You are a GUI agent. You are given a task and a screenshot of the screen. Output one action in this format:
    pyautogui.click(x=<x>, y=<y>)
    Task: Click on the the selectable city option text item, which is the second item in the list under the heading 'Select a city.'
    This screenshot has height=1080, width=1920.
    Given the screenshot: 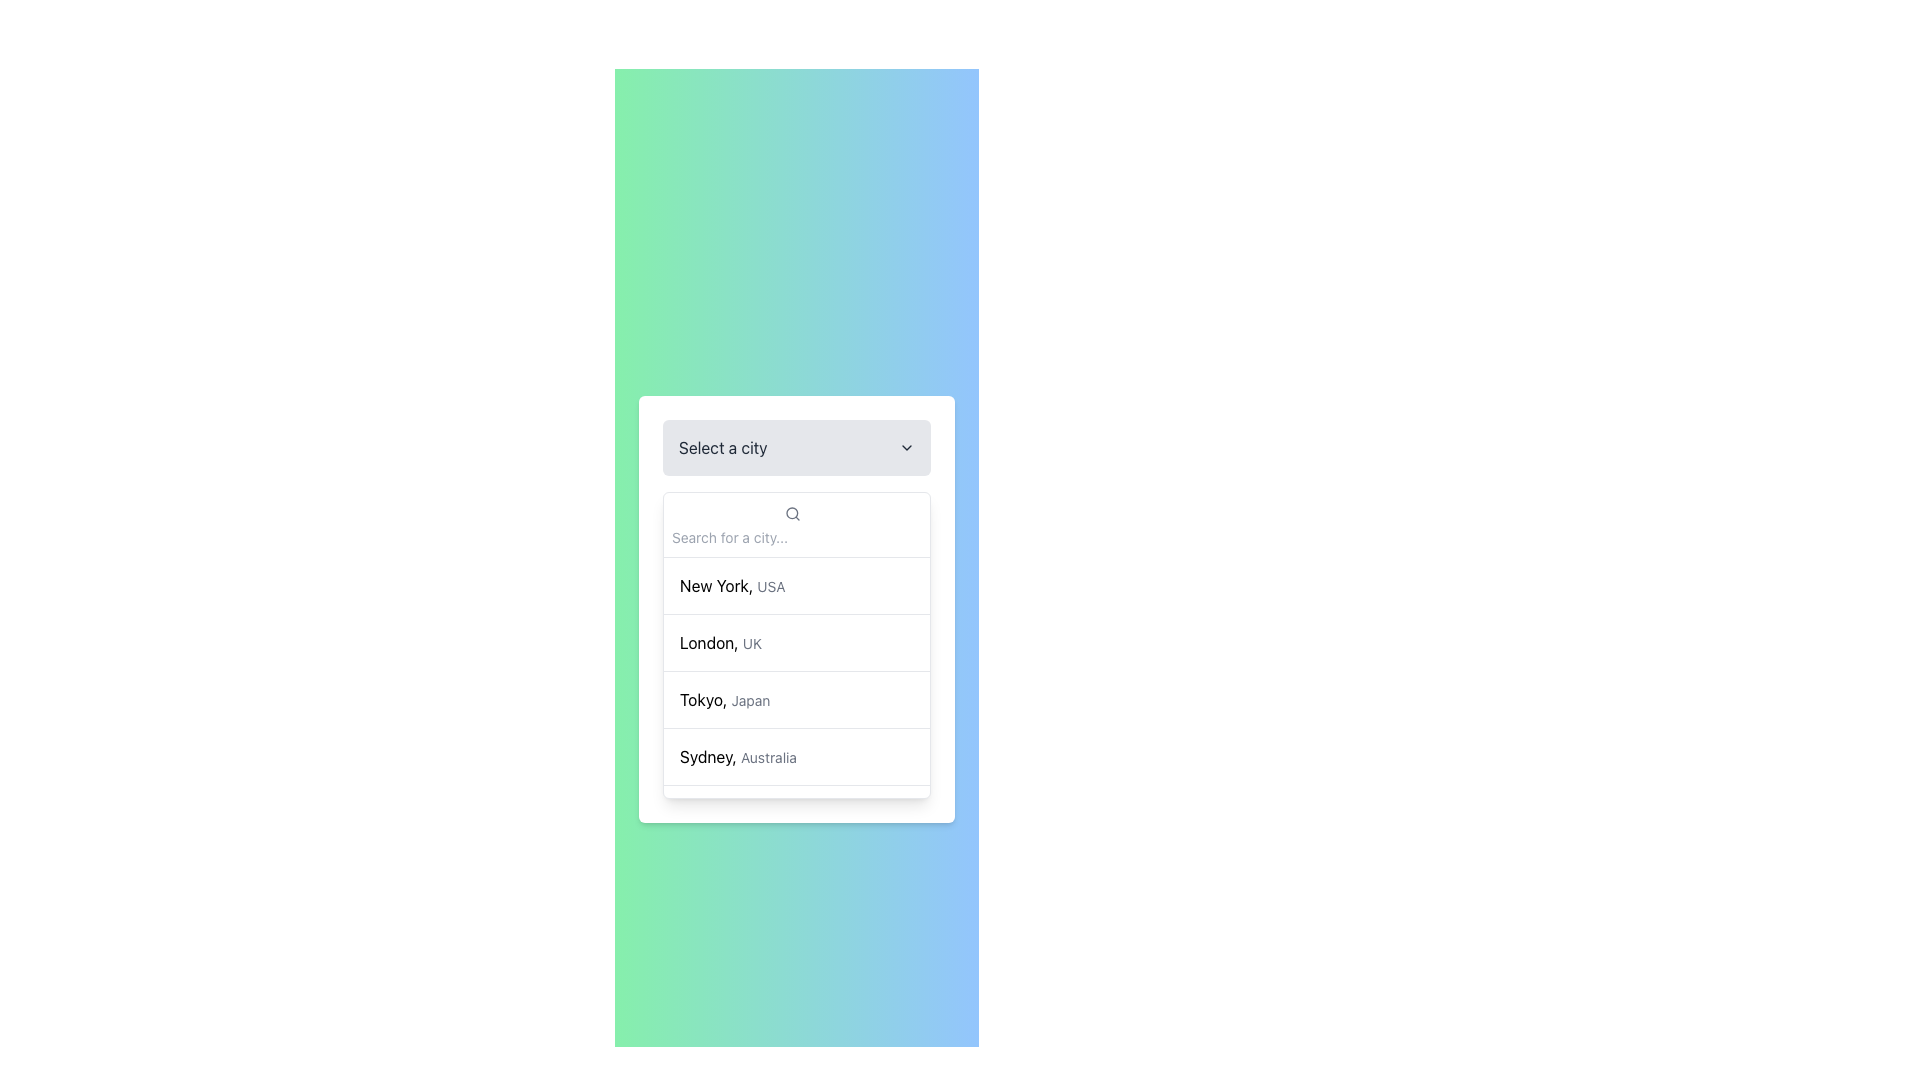 What is the action you would take?
    pyautogui.click(x=720, y=641)
    